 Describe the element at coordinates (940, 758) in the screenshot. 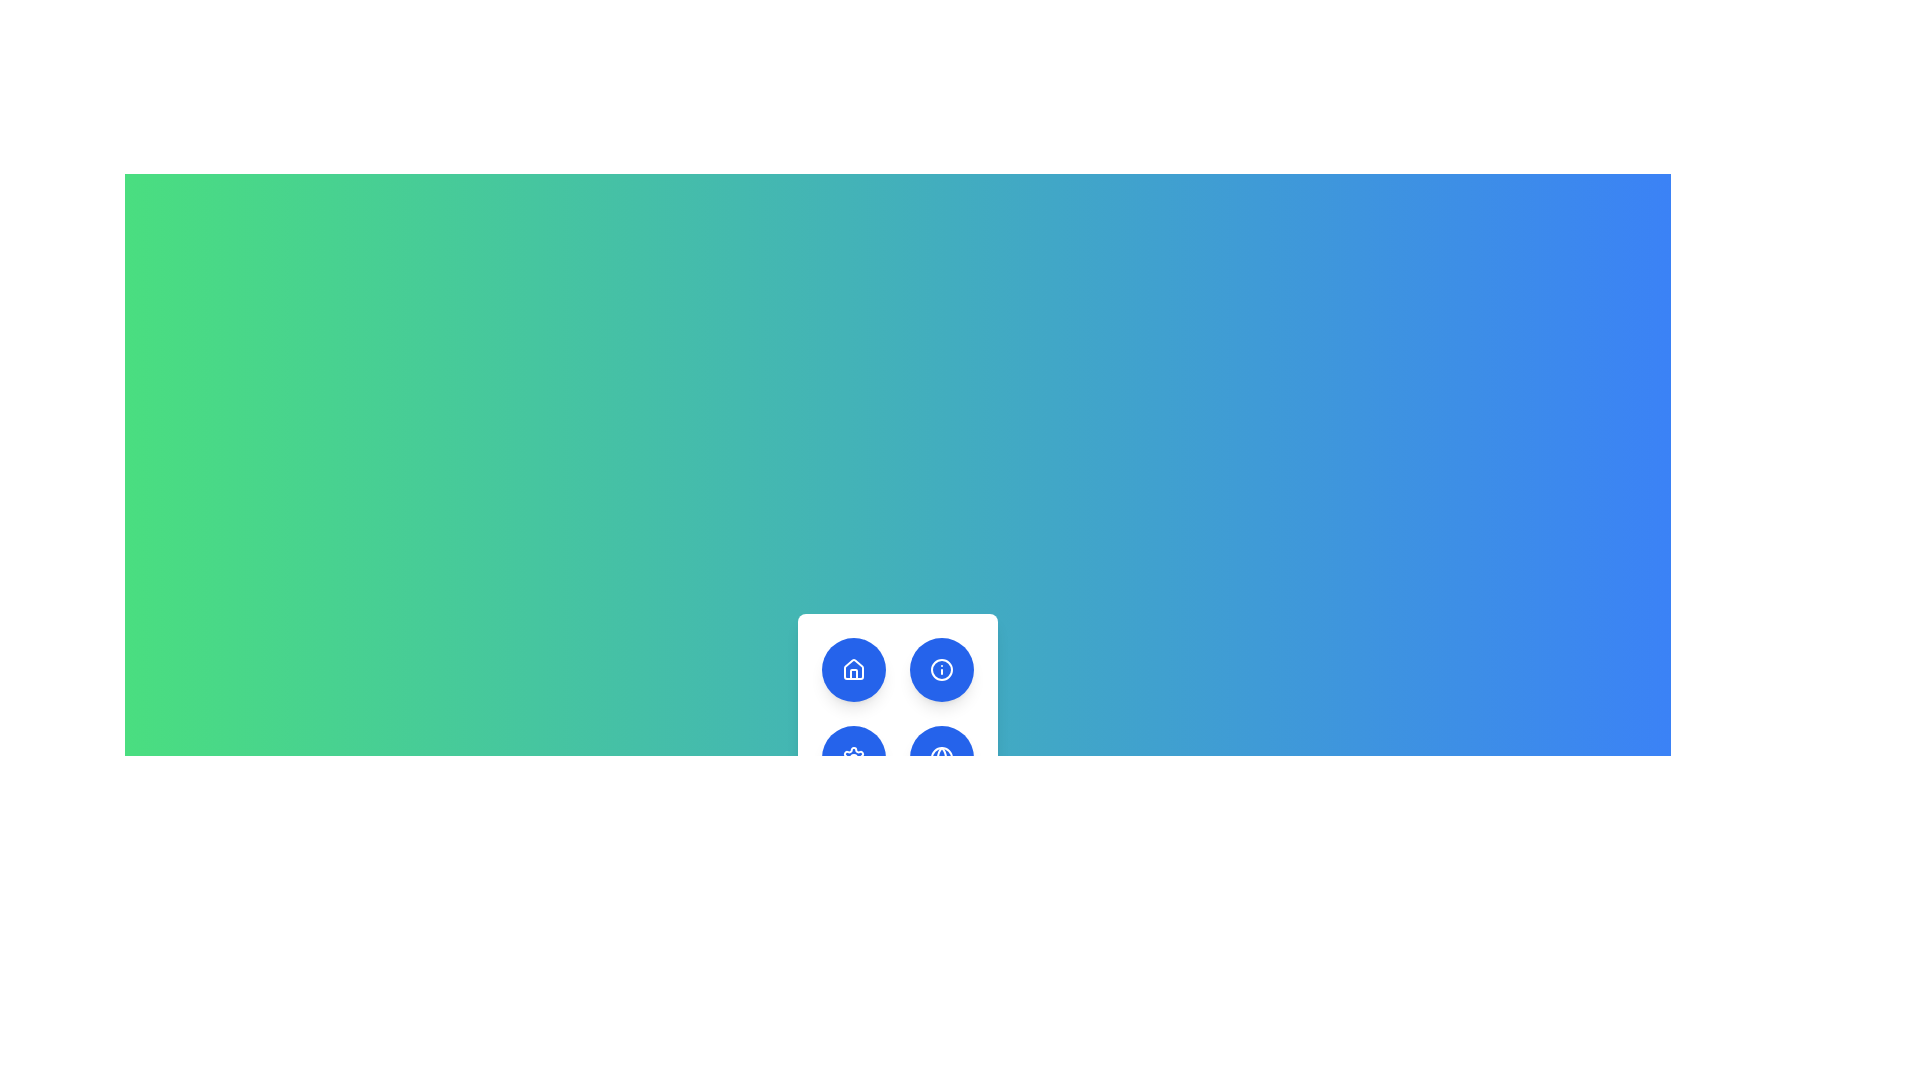

I see `the blue circular globe icon located in the bottom row of the grid of icons` at that location.